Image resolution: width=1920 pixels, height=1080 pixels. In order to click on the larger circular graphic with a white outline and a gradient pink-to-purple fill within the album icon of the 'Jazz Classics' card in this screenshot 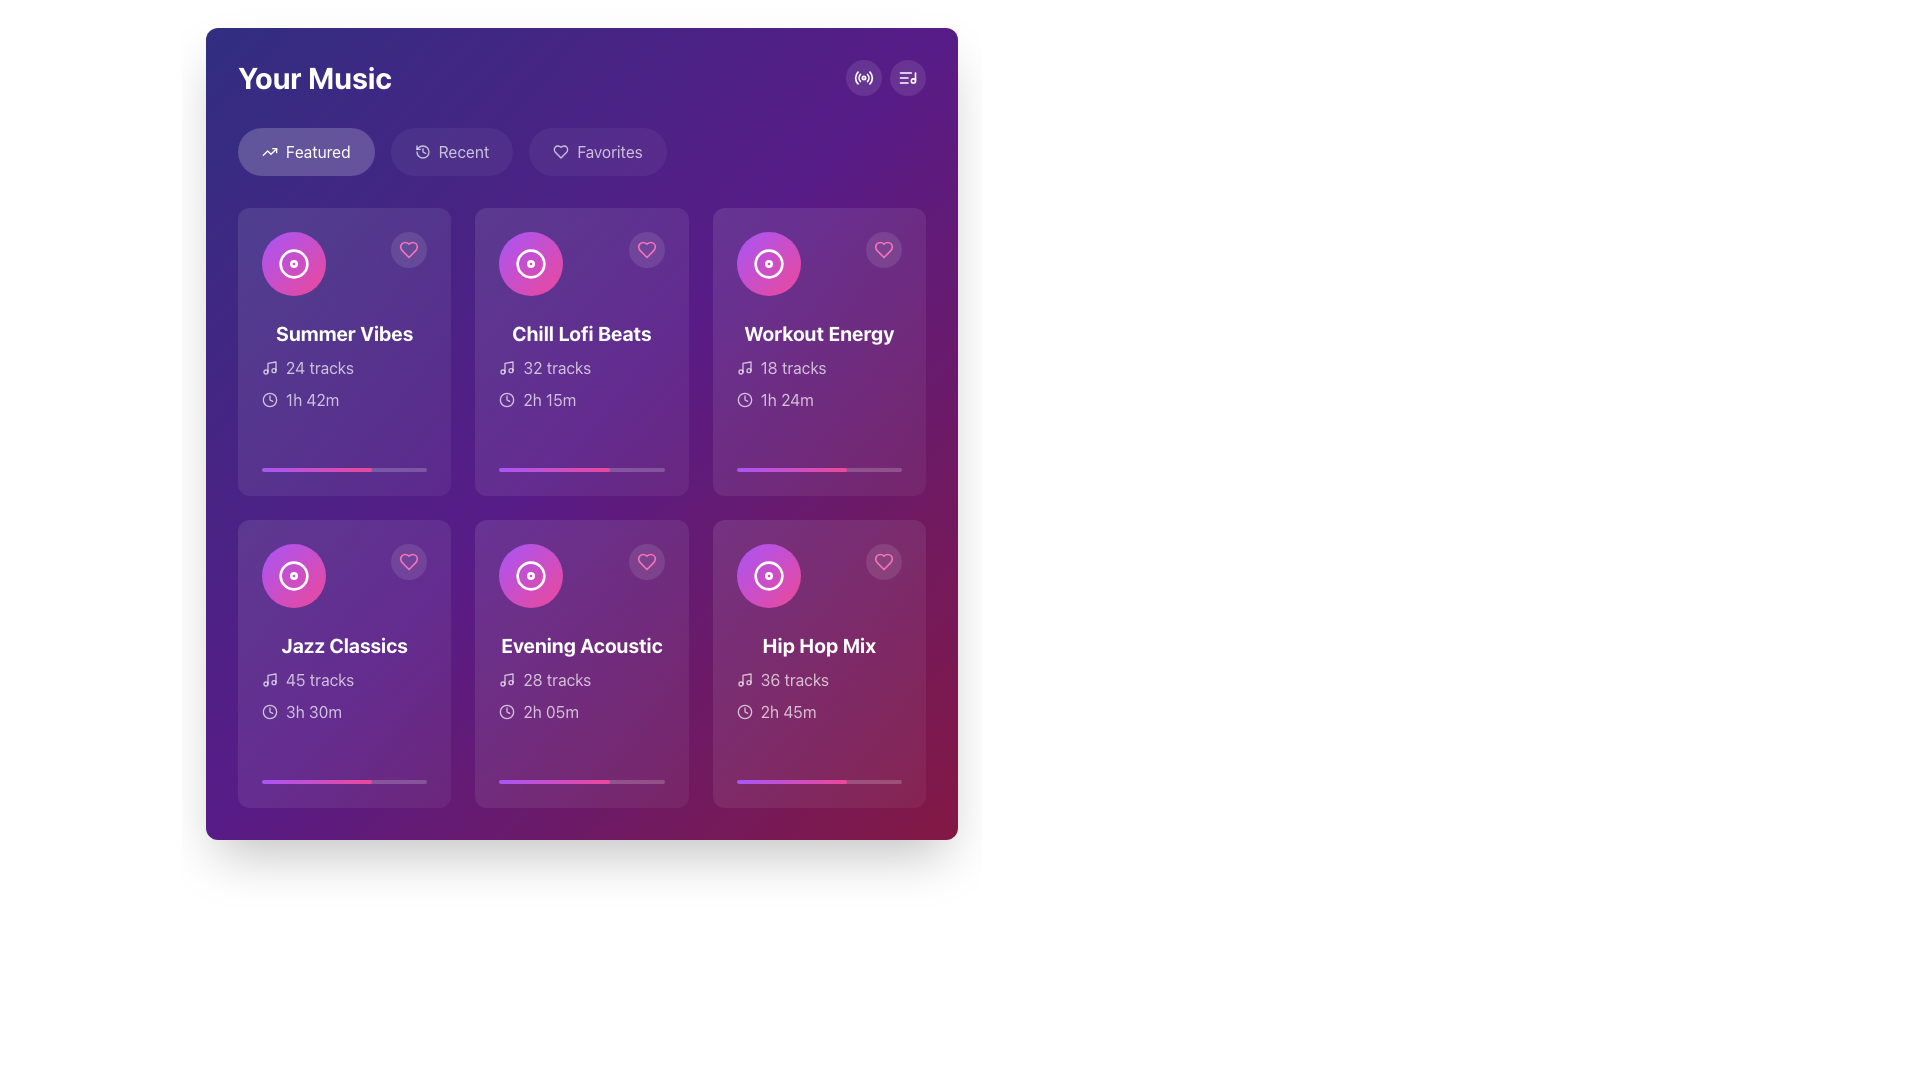, I will do `click(292, 575)`.